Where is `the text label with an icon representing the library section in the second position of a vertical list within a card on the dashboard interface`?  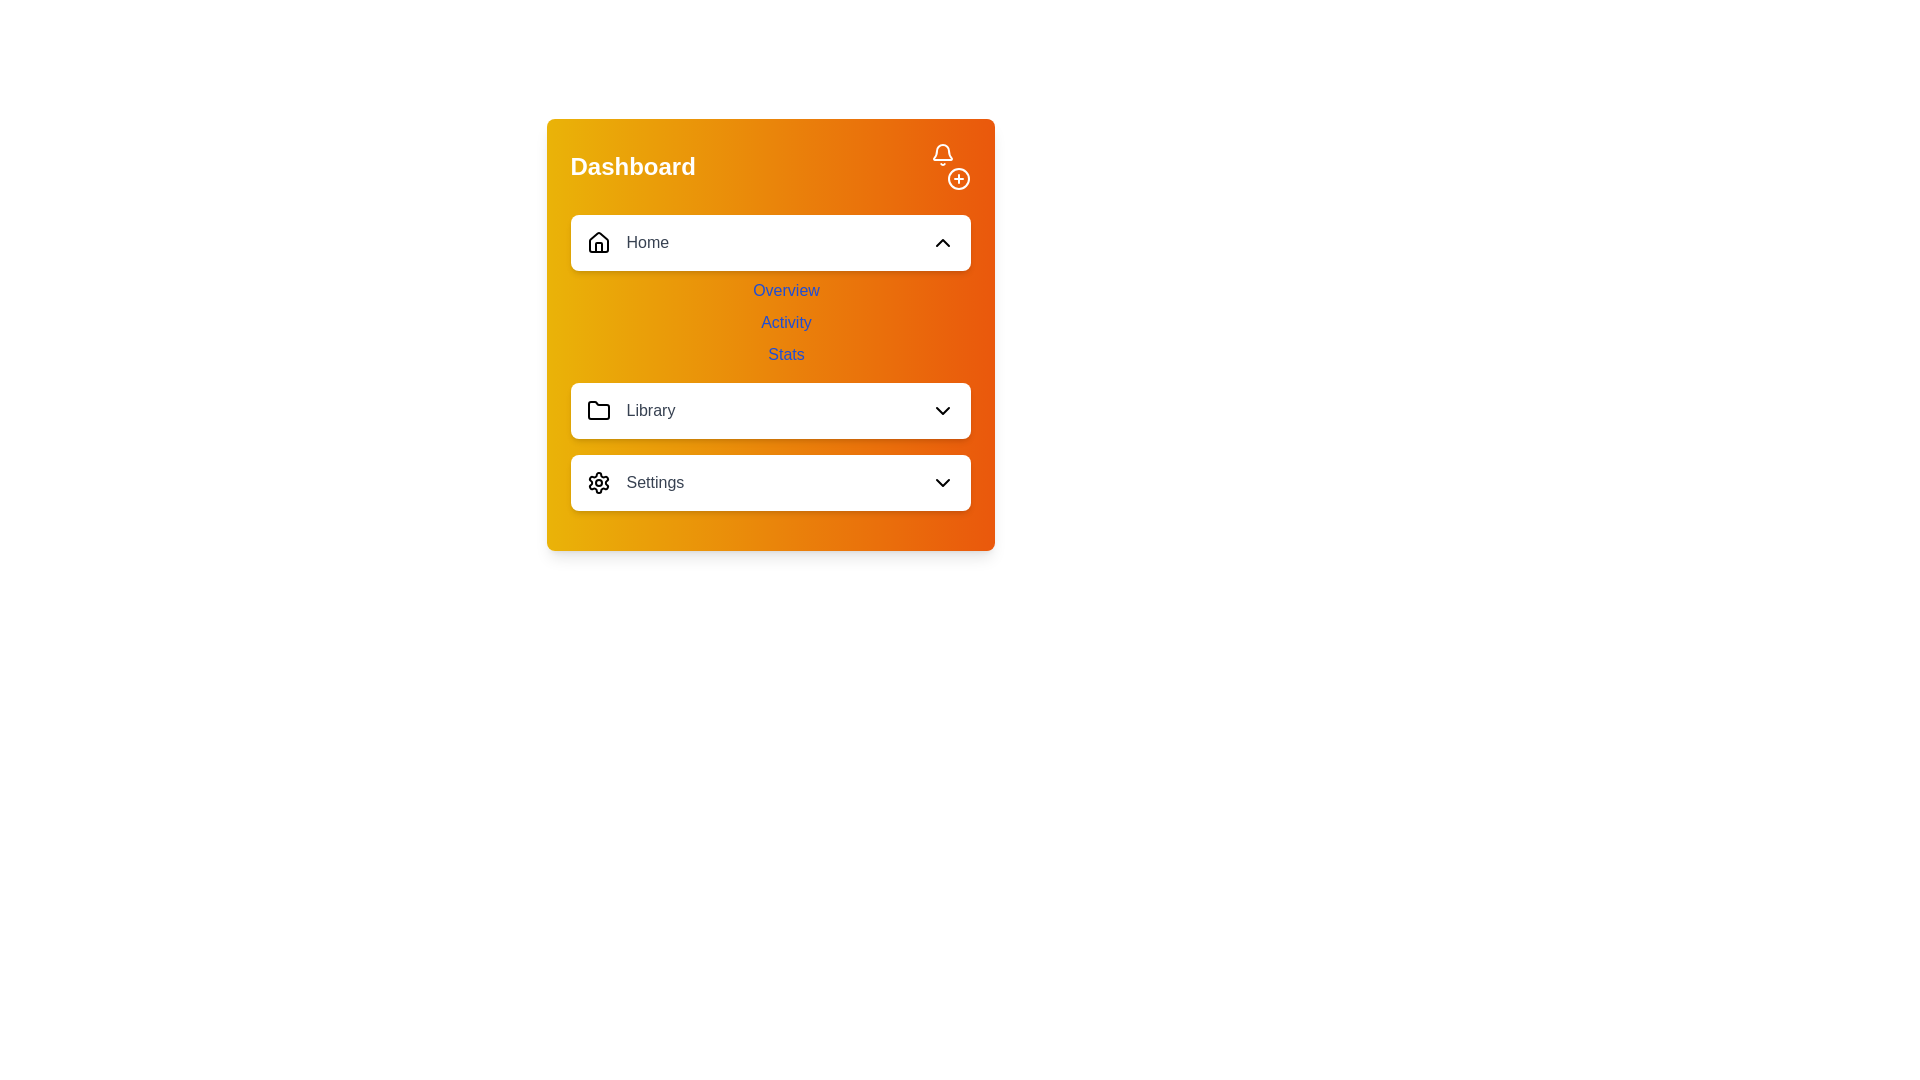
the text label with an icon representing the library section in the second position of a vertical list within a card on the dashboard interface is located at coordinates (629, 410).